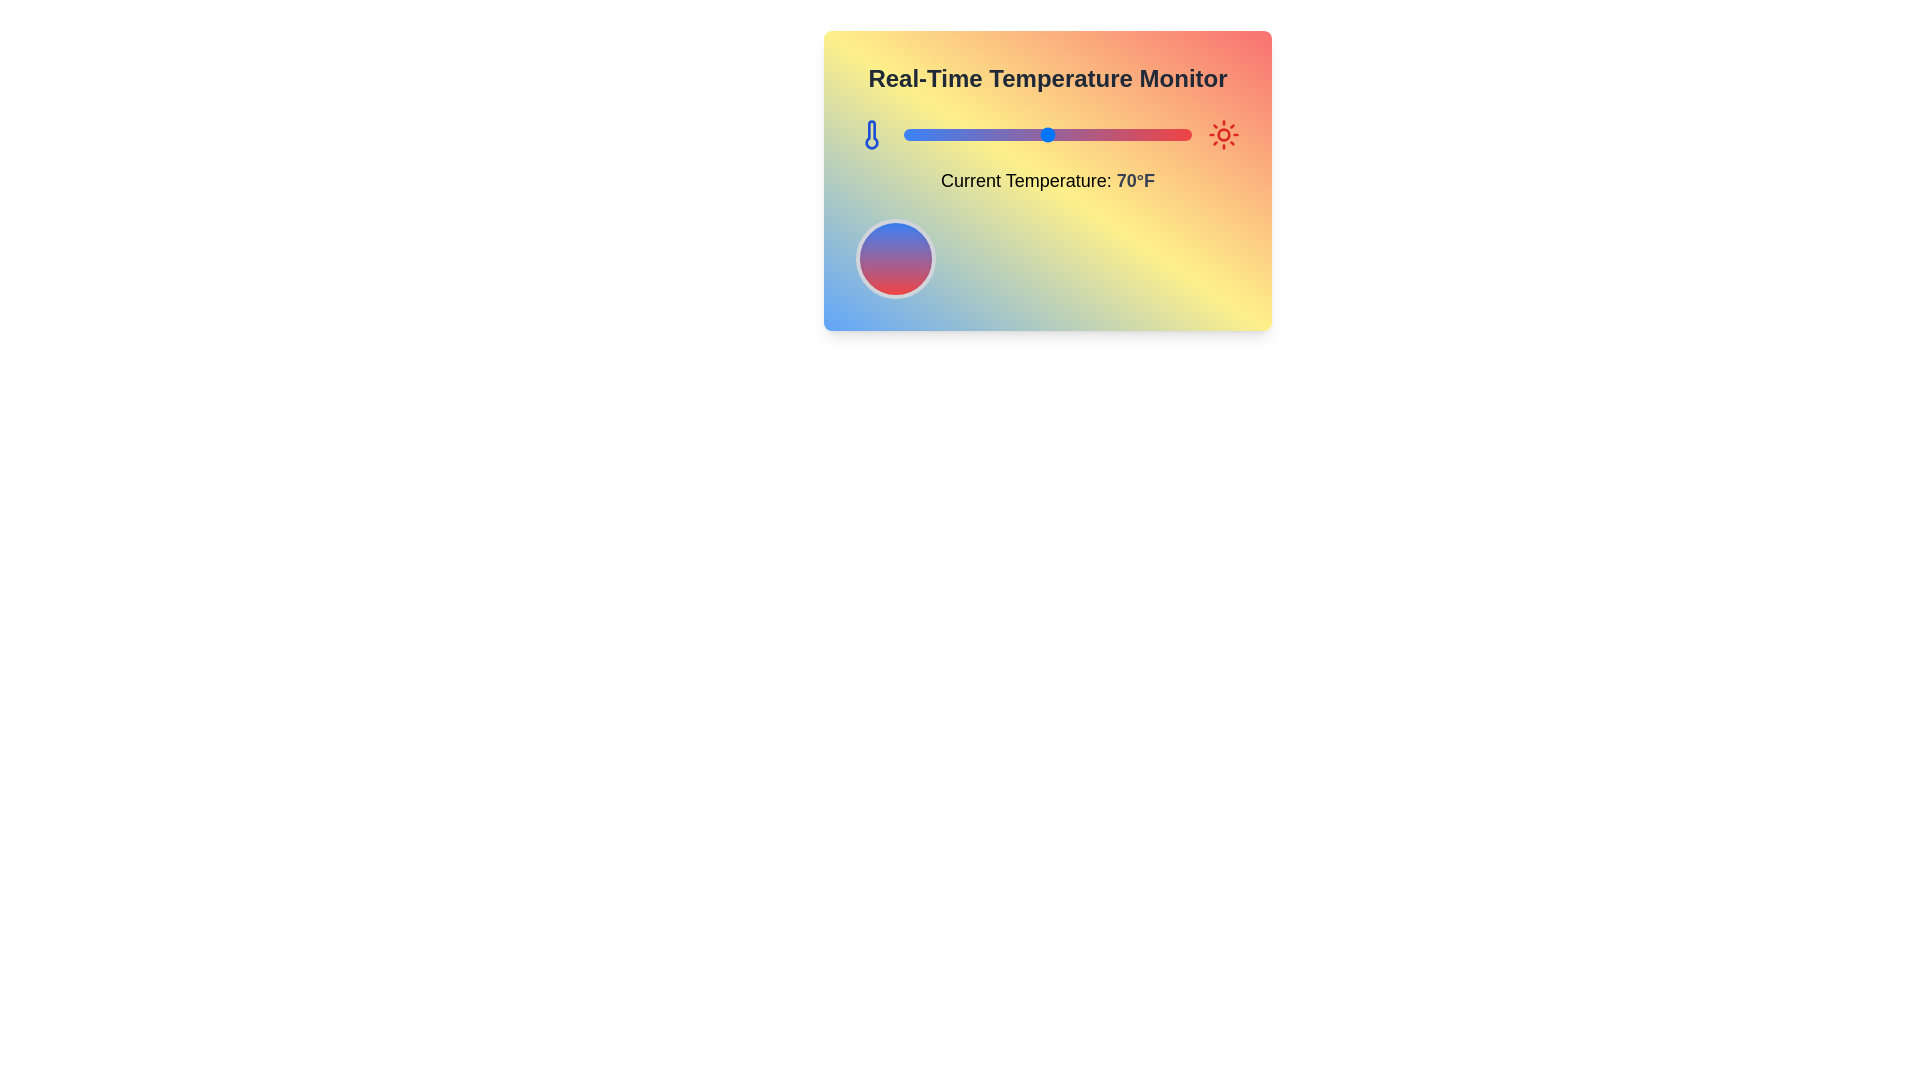 Image resolution: width=1920 pixels, height=1080 pixels. I want to click on the temperature slider to set the temperature to 36°F, so click(949, 135).